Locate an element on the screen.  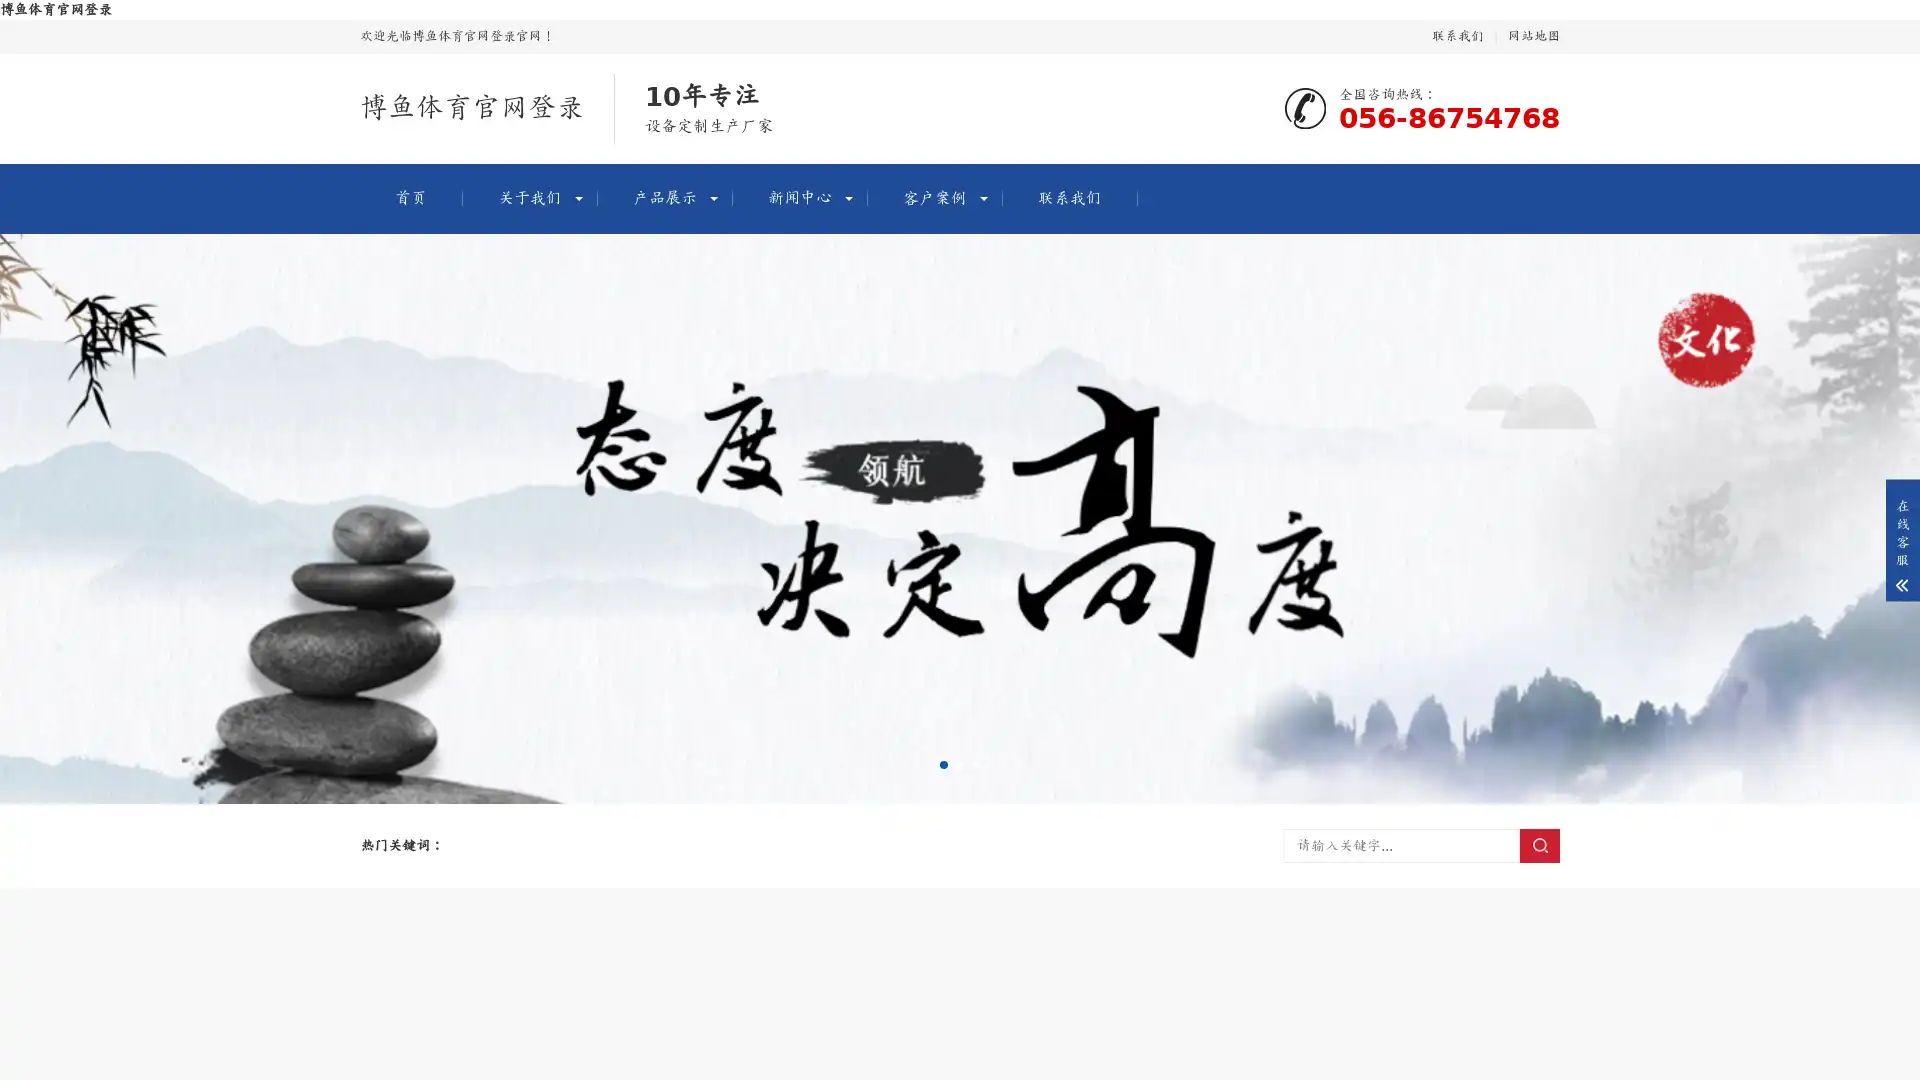
Go to slide 3 is located at coordinates (975, 764).